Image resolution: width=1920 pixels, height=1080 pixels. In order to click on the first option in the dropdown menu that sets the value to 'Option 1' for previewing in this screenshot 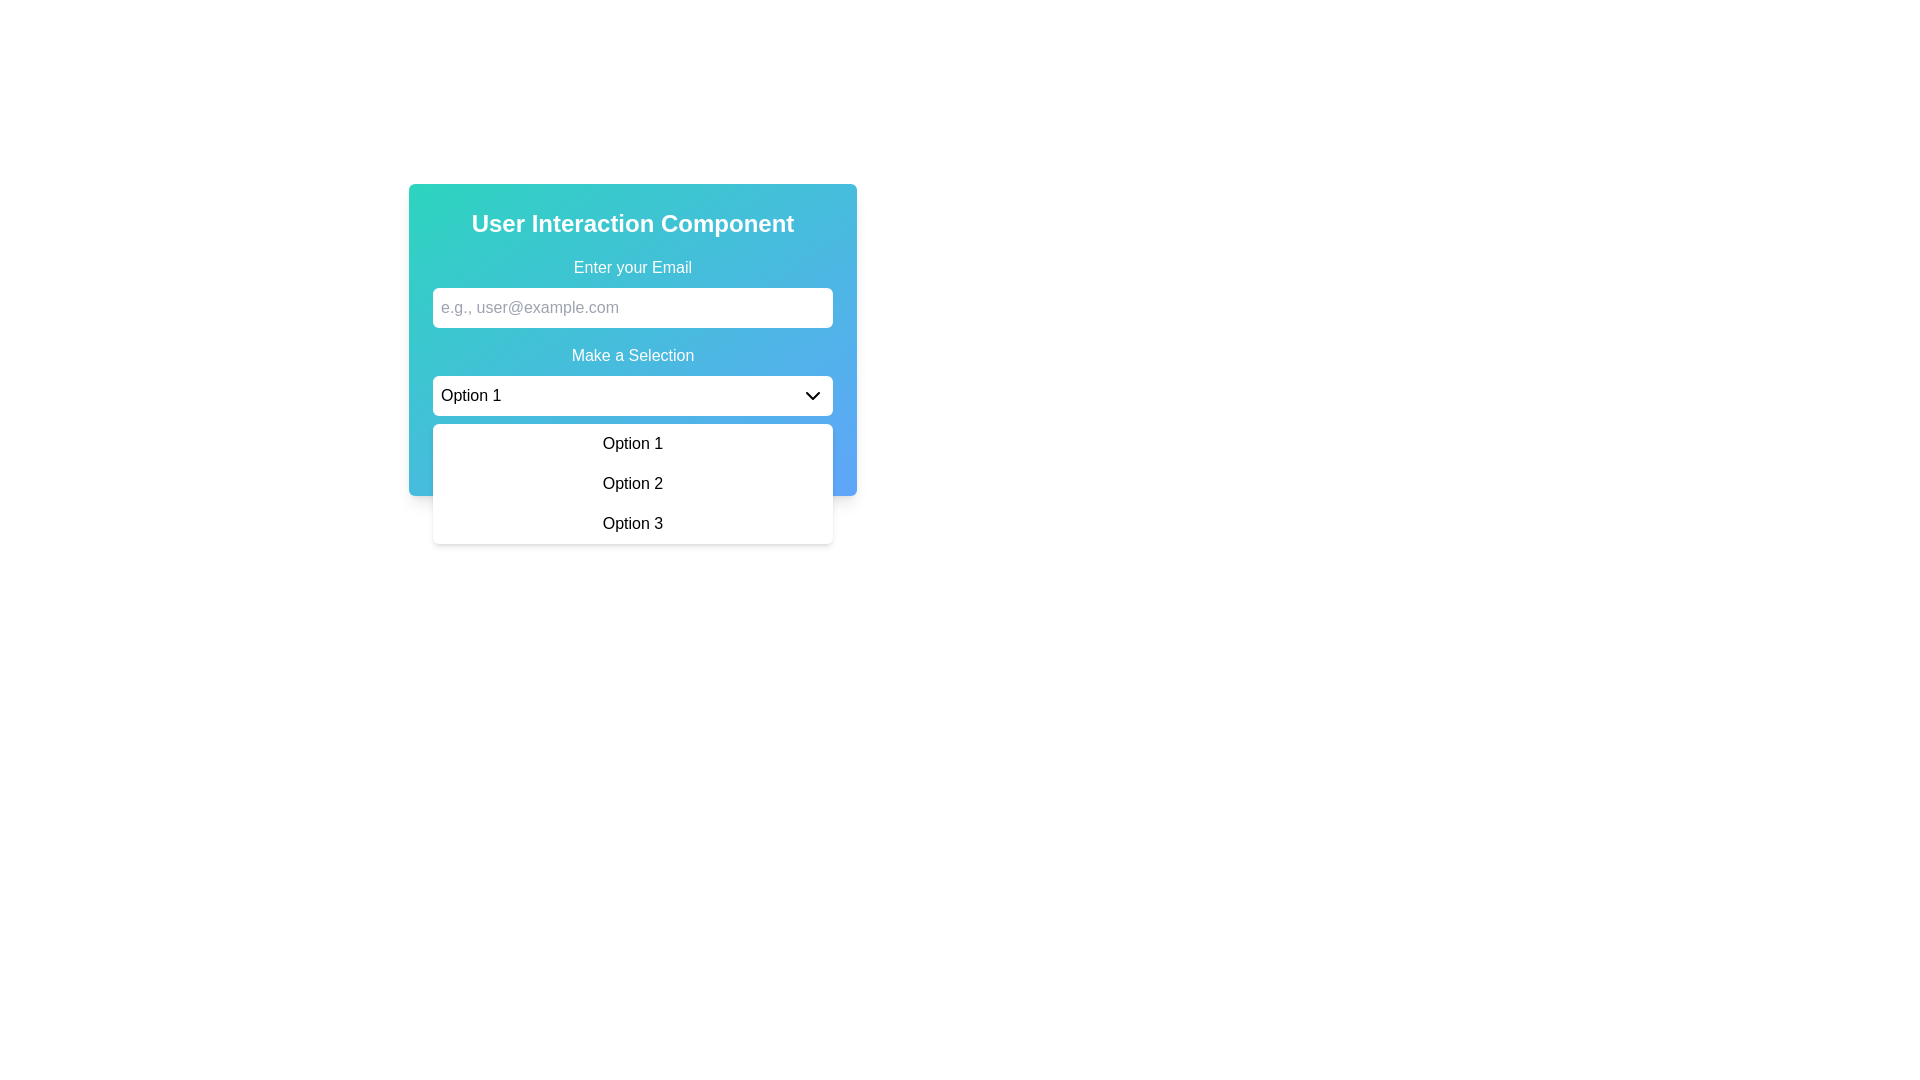, I will do `click(632, 442)`.